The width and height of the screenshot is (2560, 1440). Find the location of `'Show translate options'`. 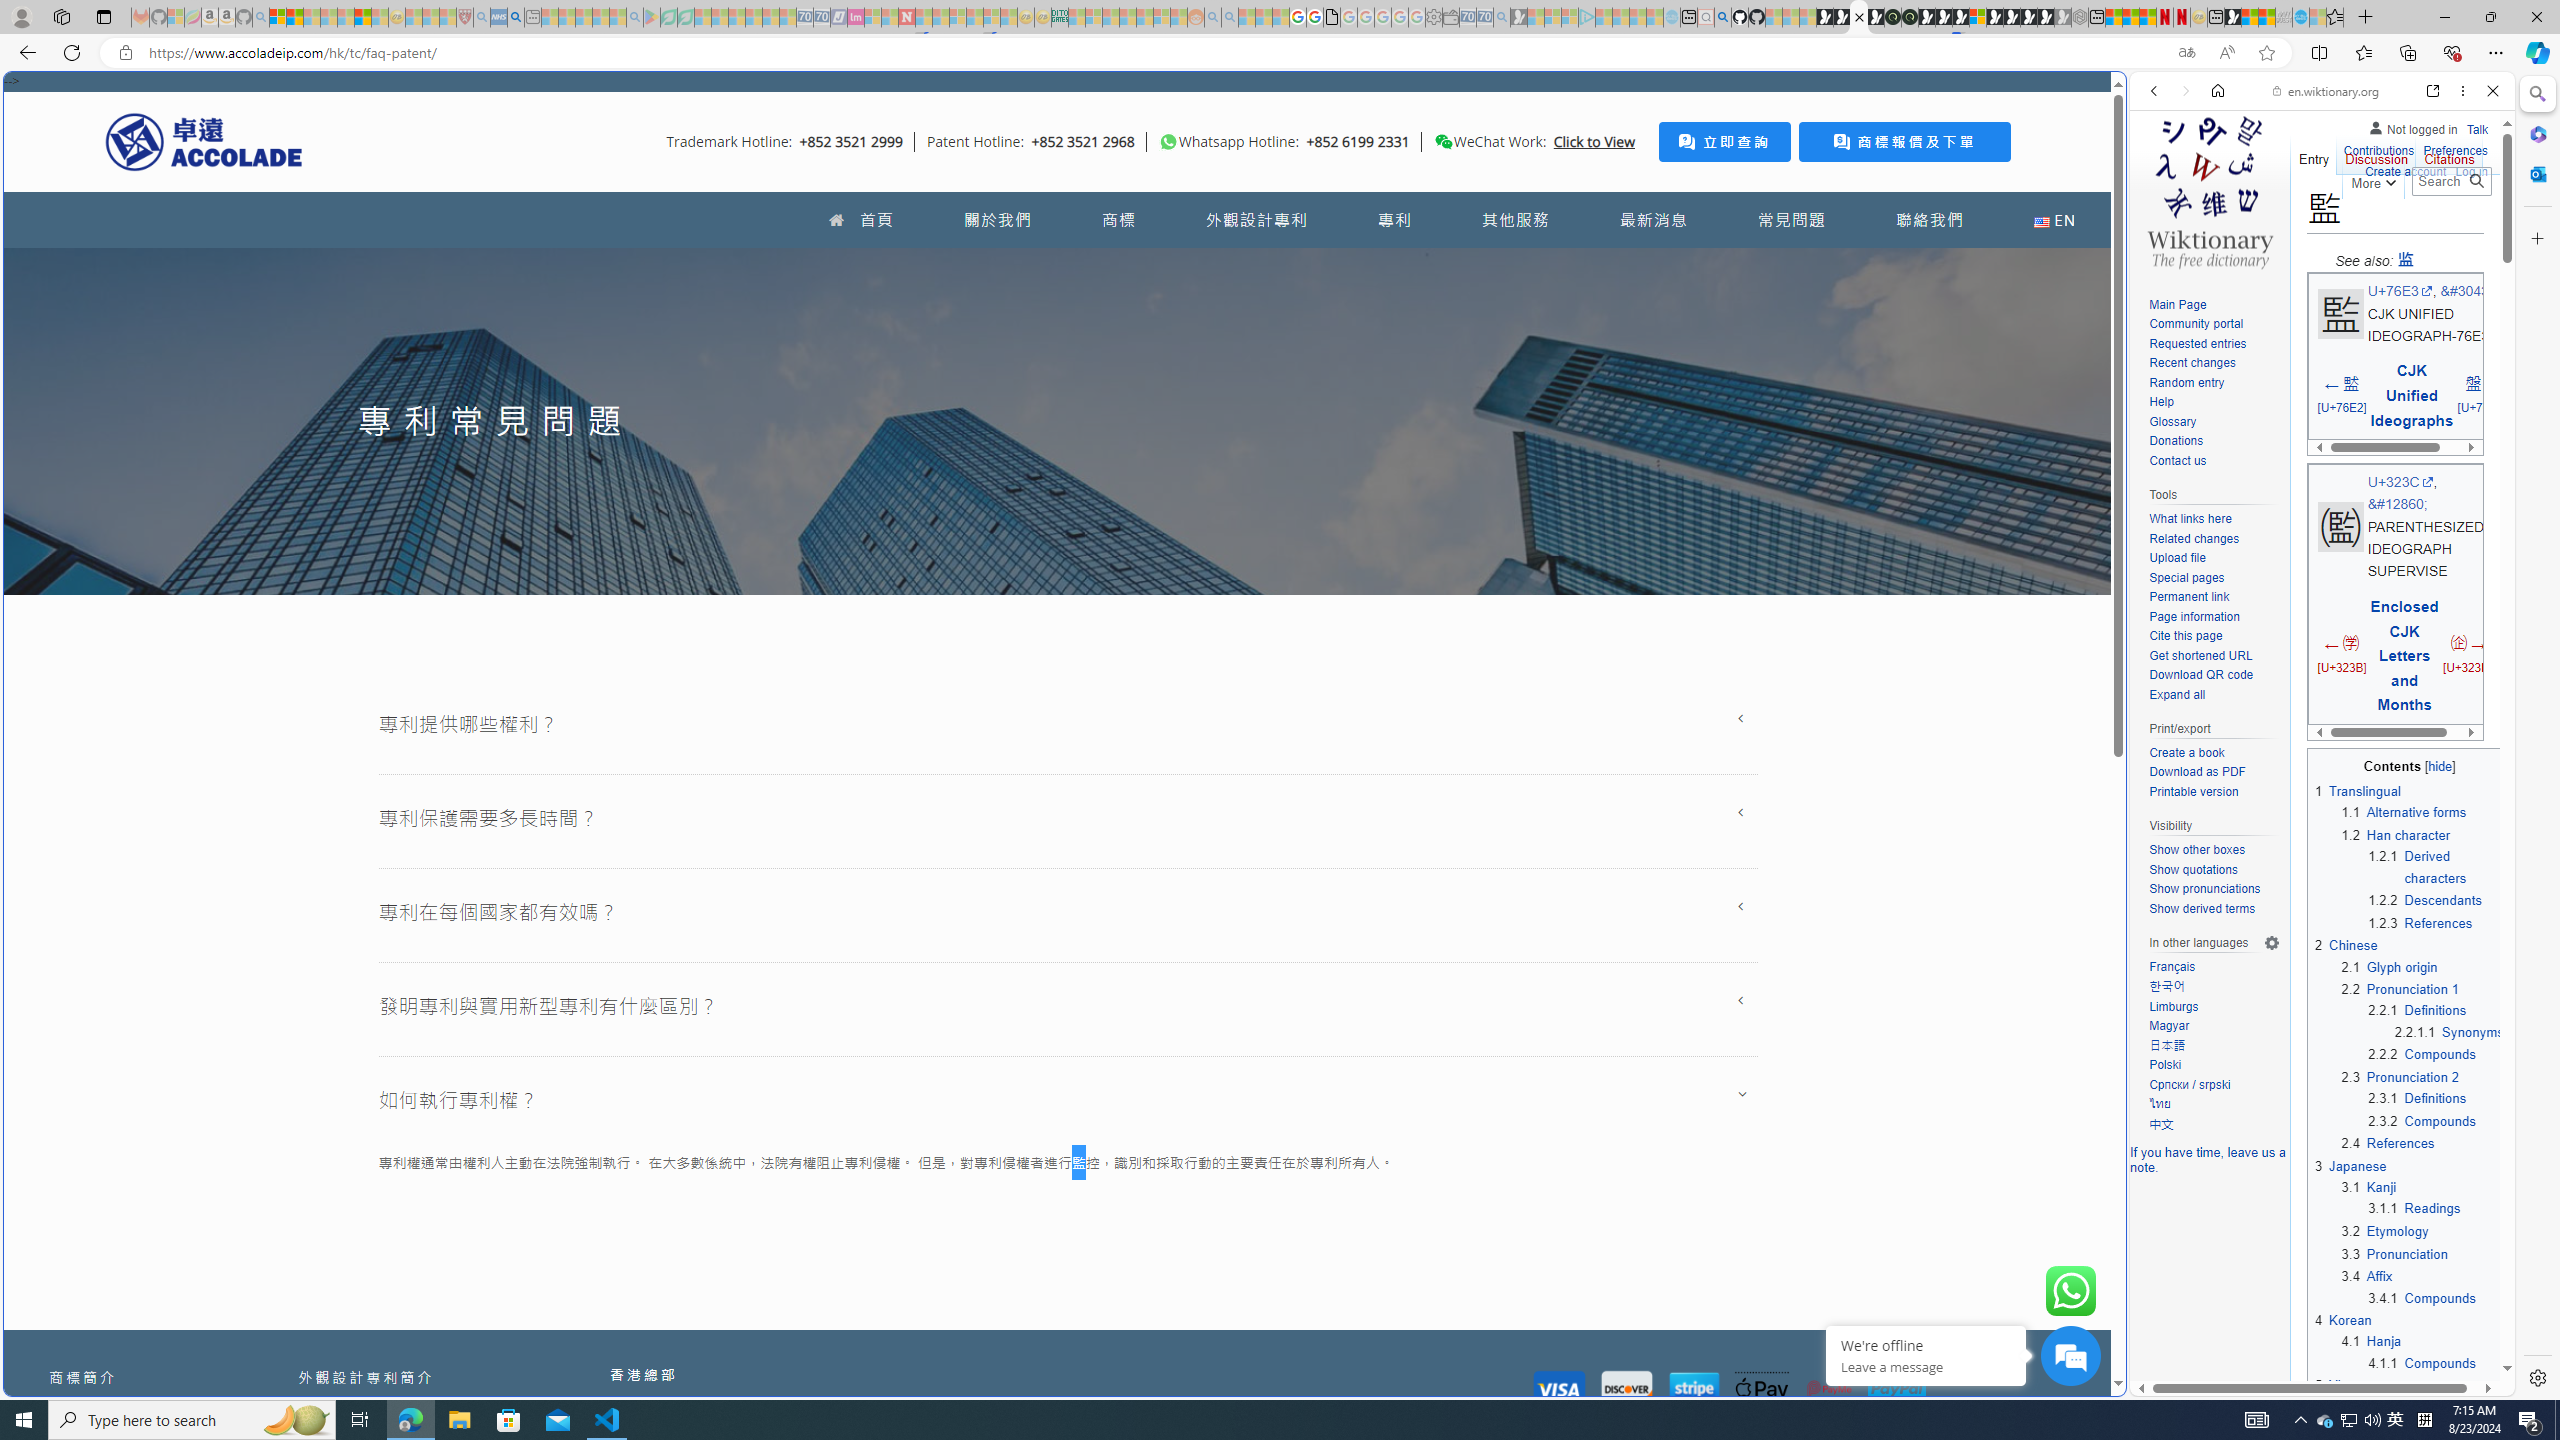

'Show translate options' is located at coordinates (2185, 53).